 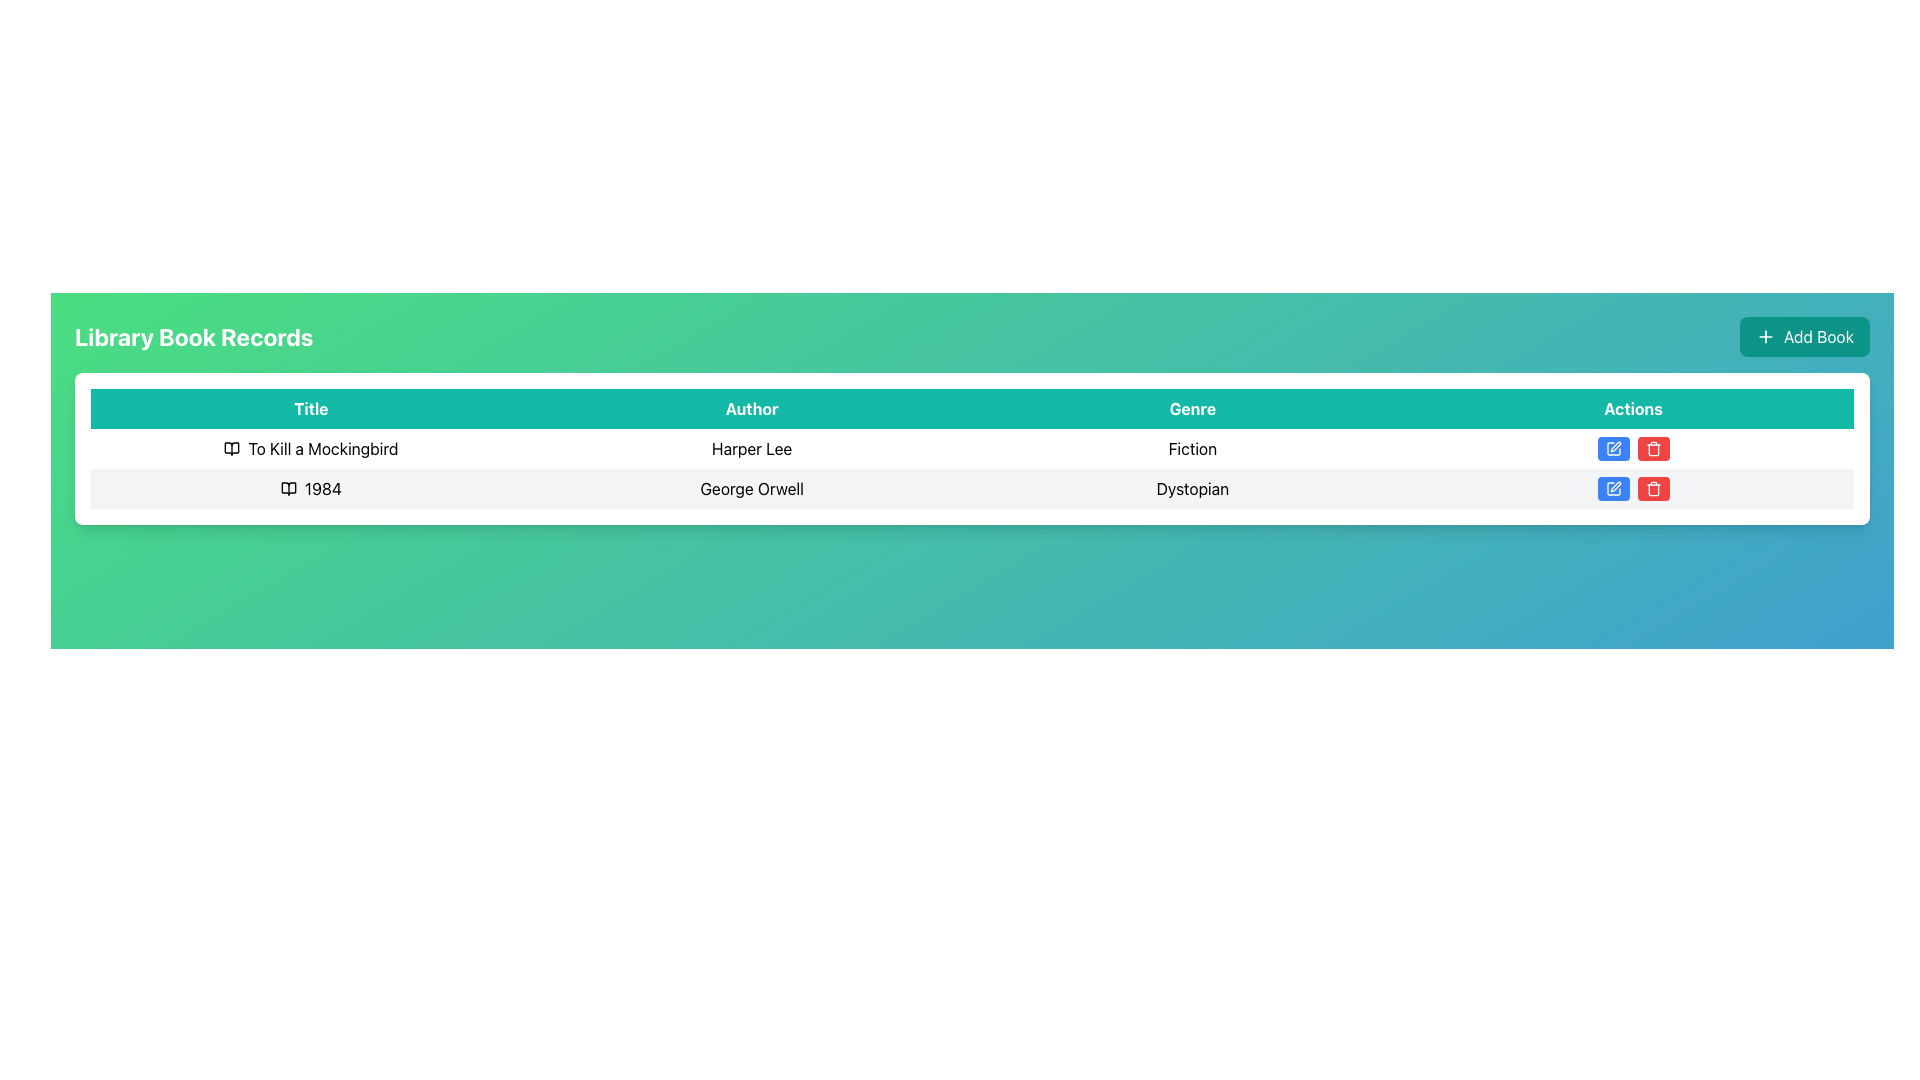 What do you see at coordinates (751, 489) in the screenshot?
I see `the text label displaying 'George Orwell' from its position in the 'Author' column of the book details table` at bounding box center [751, 489].